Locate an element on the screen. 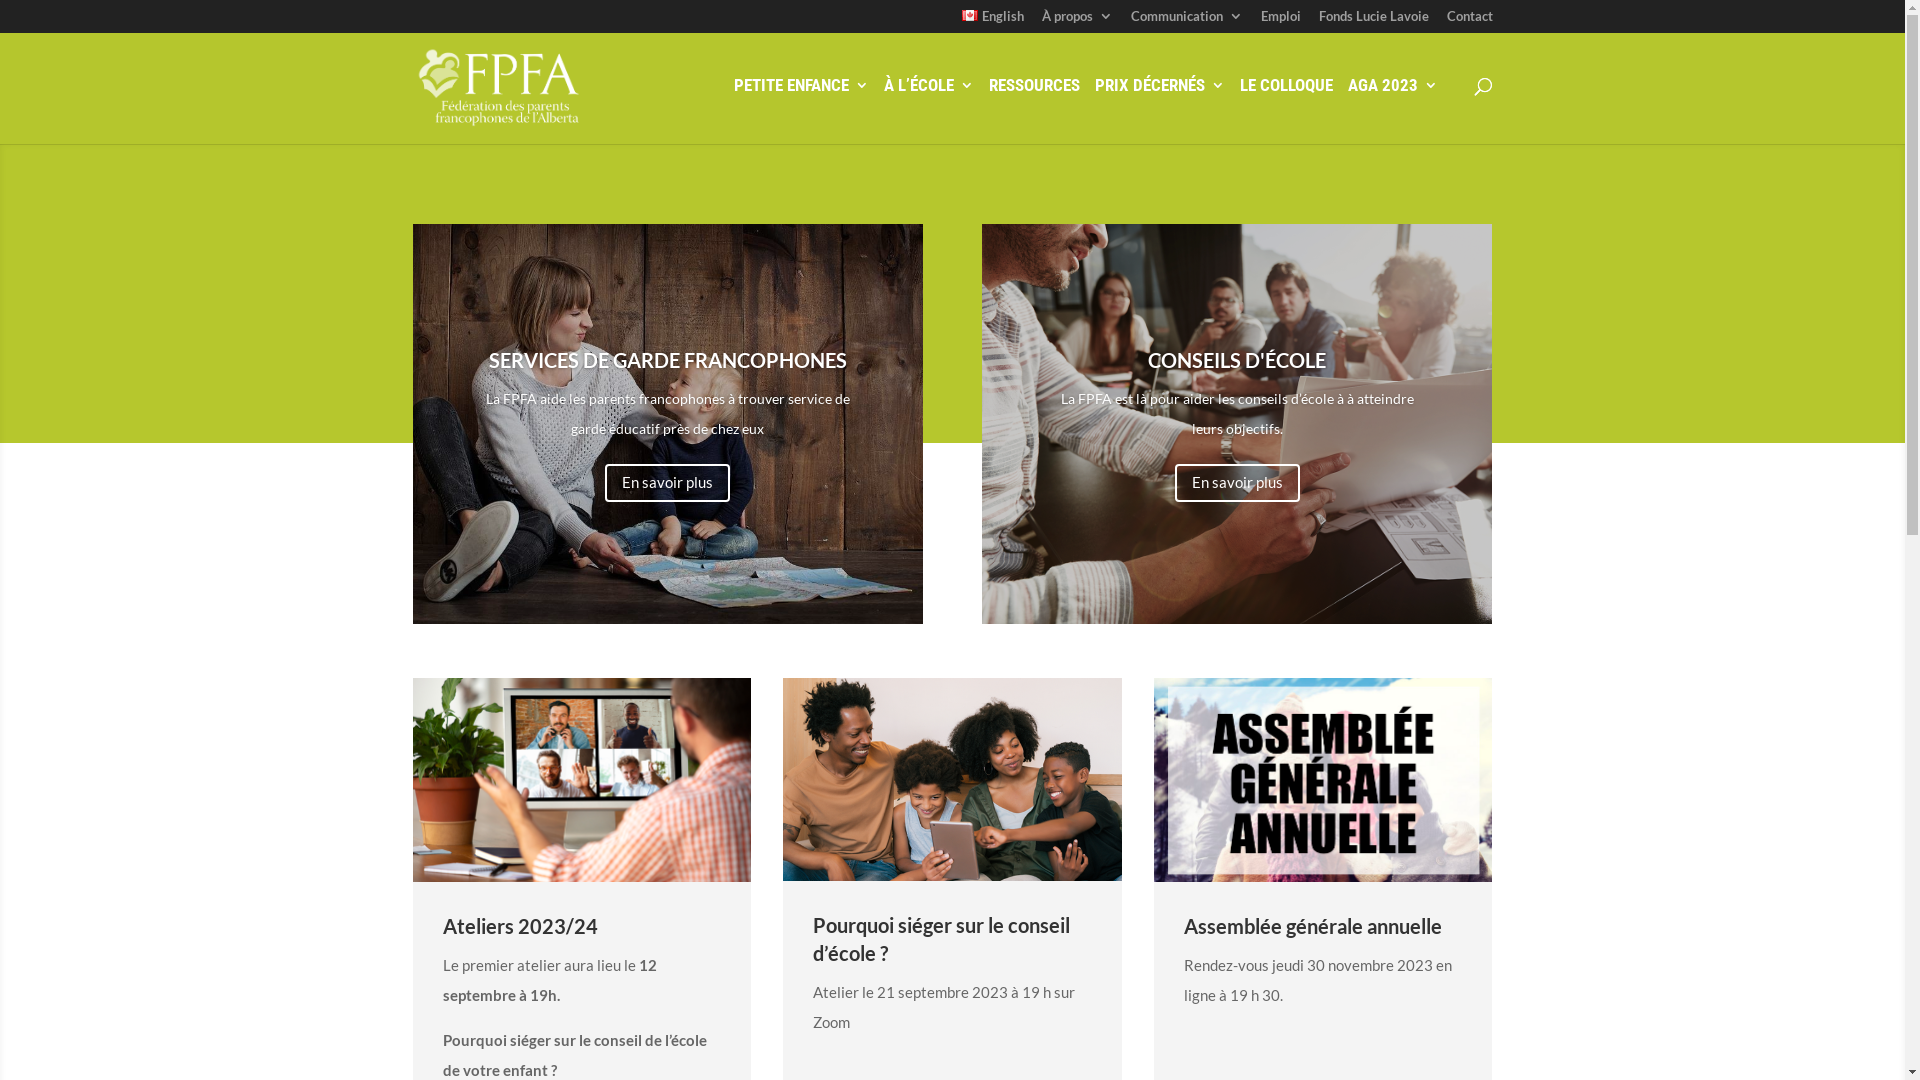  'Contact' is located at coordinates (1468, 21).